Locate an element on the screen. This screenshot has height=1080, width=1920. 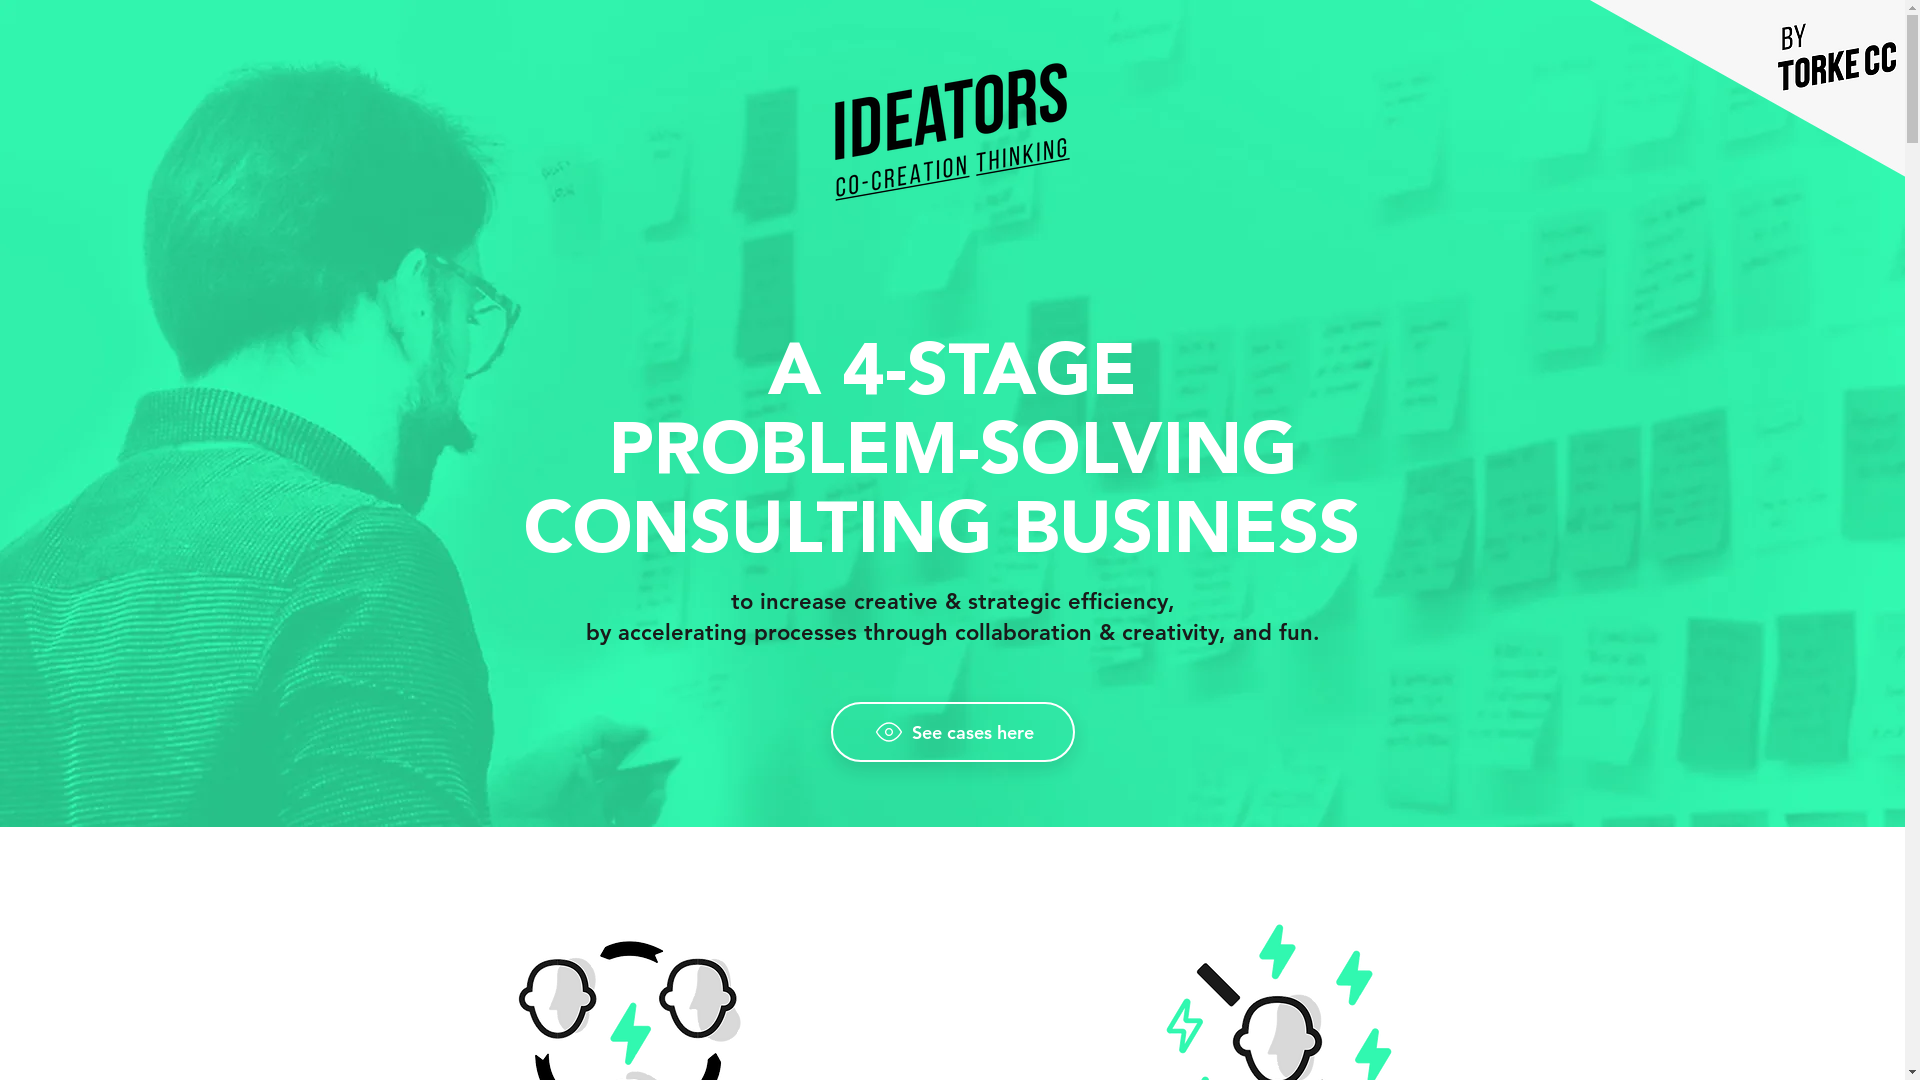
'See cases here' is located at coordinates (950, 732).